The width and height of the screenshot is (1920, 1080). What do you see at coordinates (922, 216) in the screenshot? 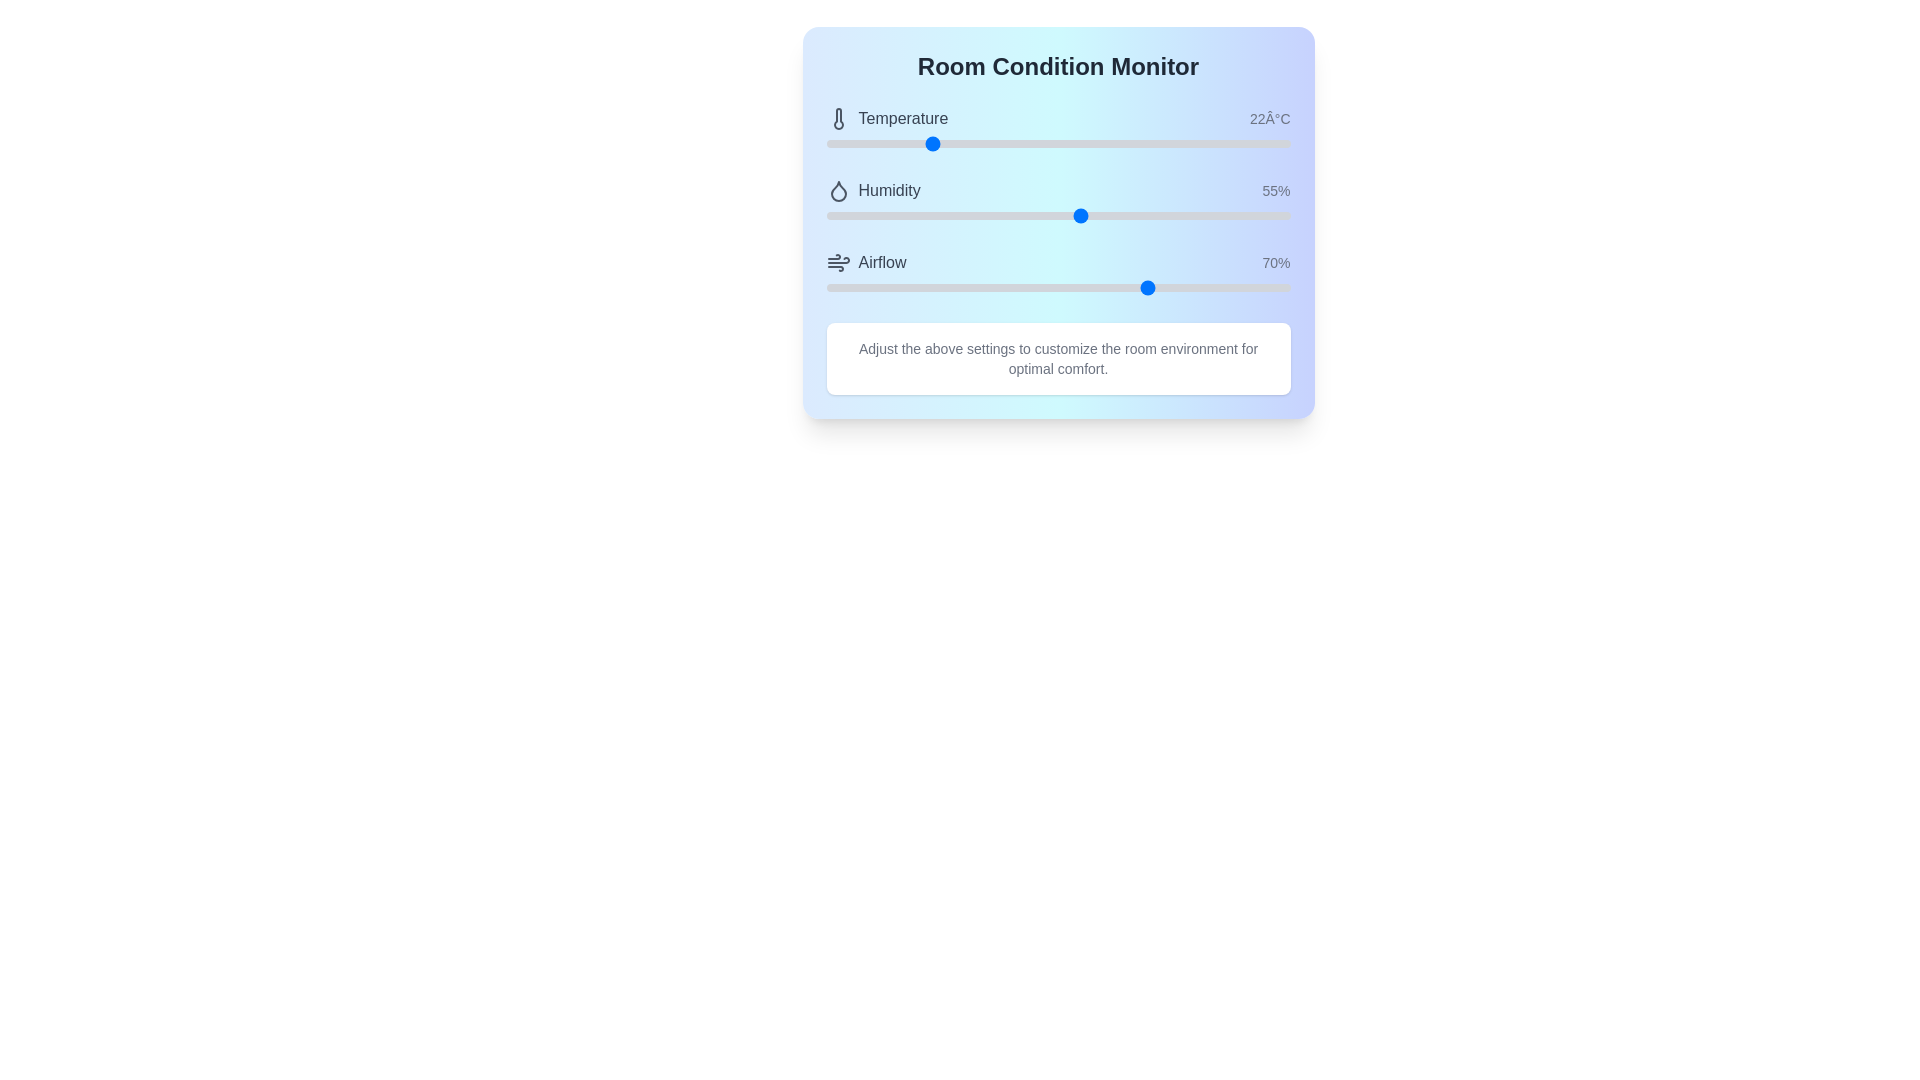
I see `the humidity level` at bounding box center [922, 216].